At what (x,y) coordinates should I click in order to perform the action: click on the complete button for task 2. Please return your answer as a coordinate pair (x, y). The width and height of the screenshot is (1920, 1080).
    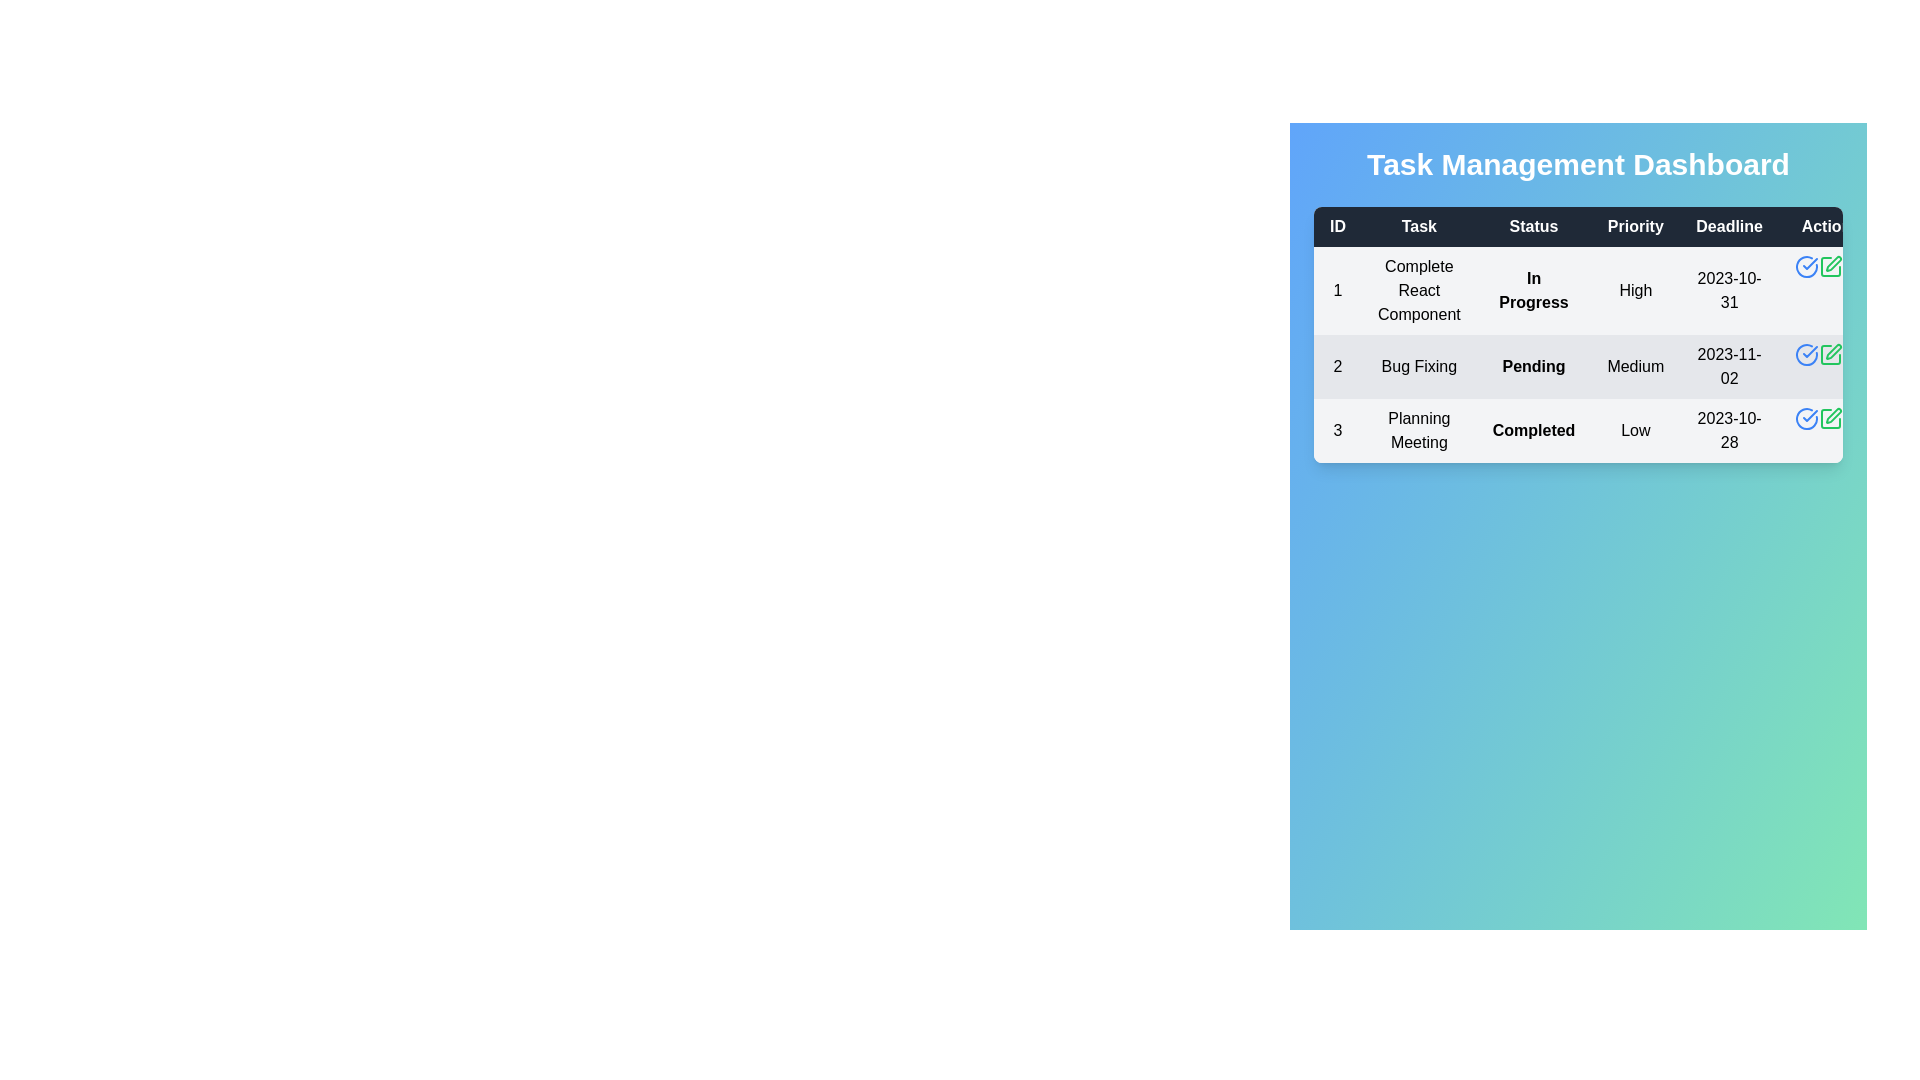
    Looking at the image, I should click on (1805, 353).